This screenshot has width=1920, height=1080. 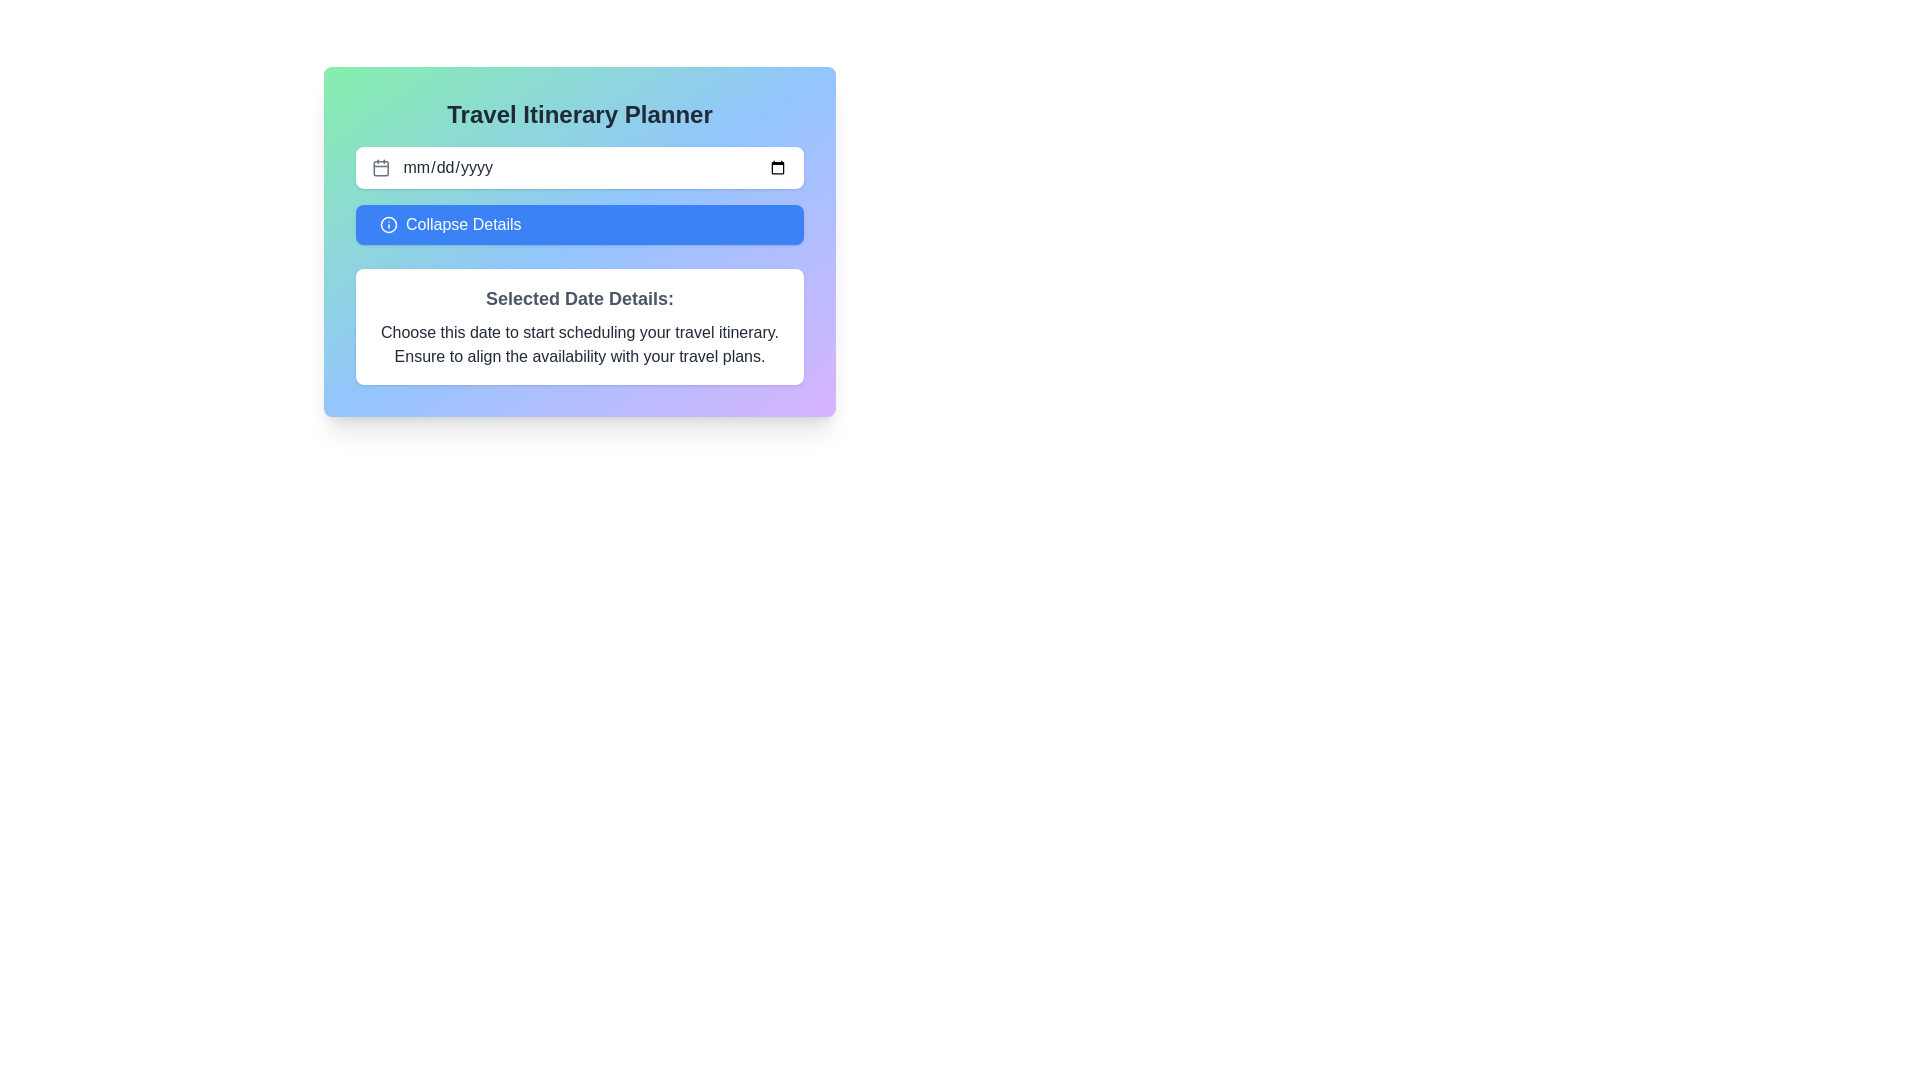 What do you see at coordinates (388, 224) in the screenshot?
I see `the circular icon with an 'i' symbol, located to the left of the 'Collapse Details' button` at bounding box center [388, 224].